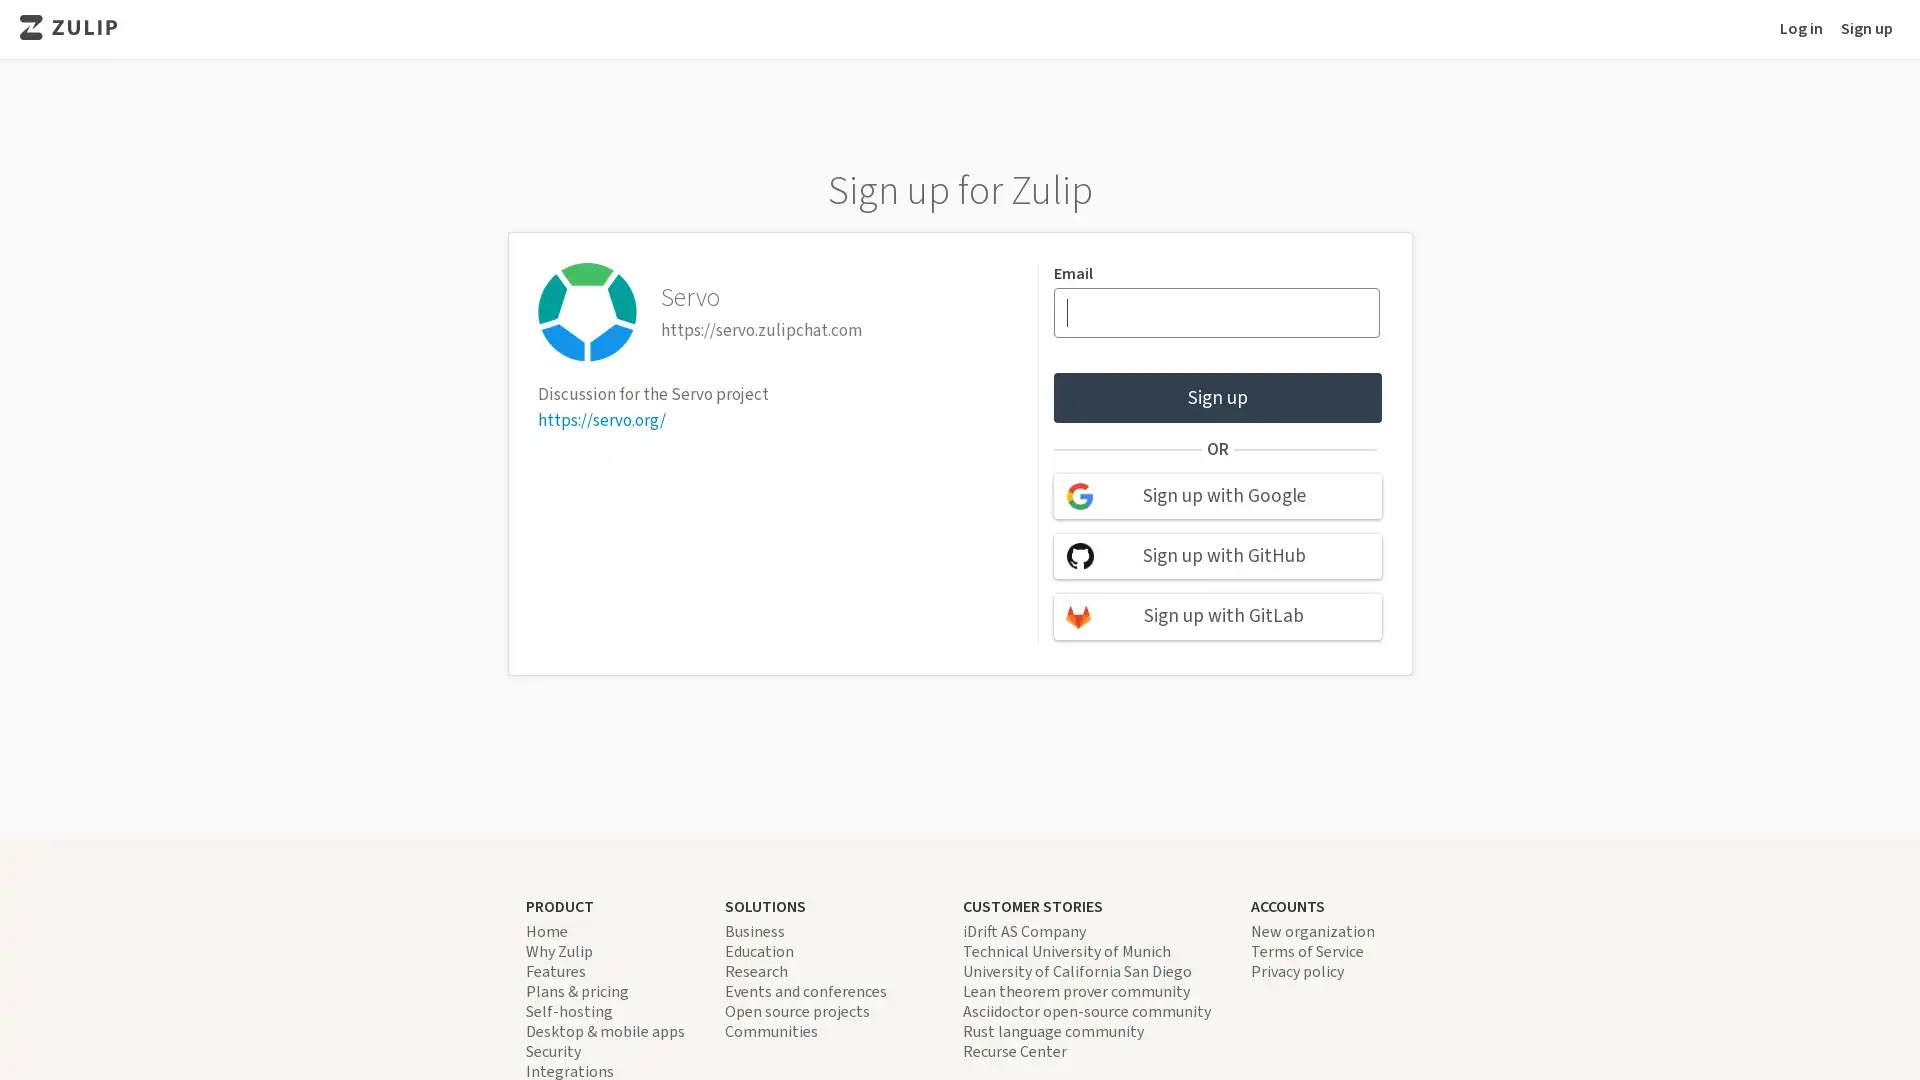  Describe the element at coordinates (1216, 397) in the screenshot. I see `Sign up` at that location.